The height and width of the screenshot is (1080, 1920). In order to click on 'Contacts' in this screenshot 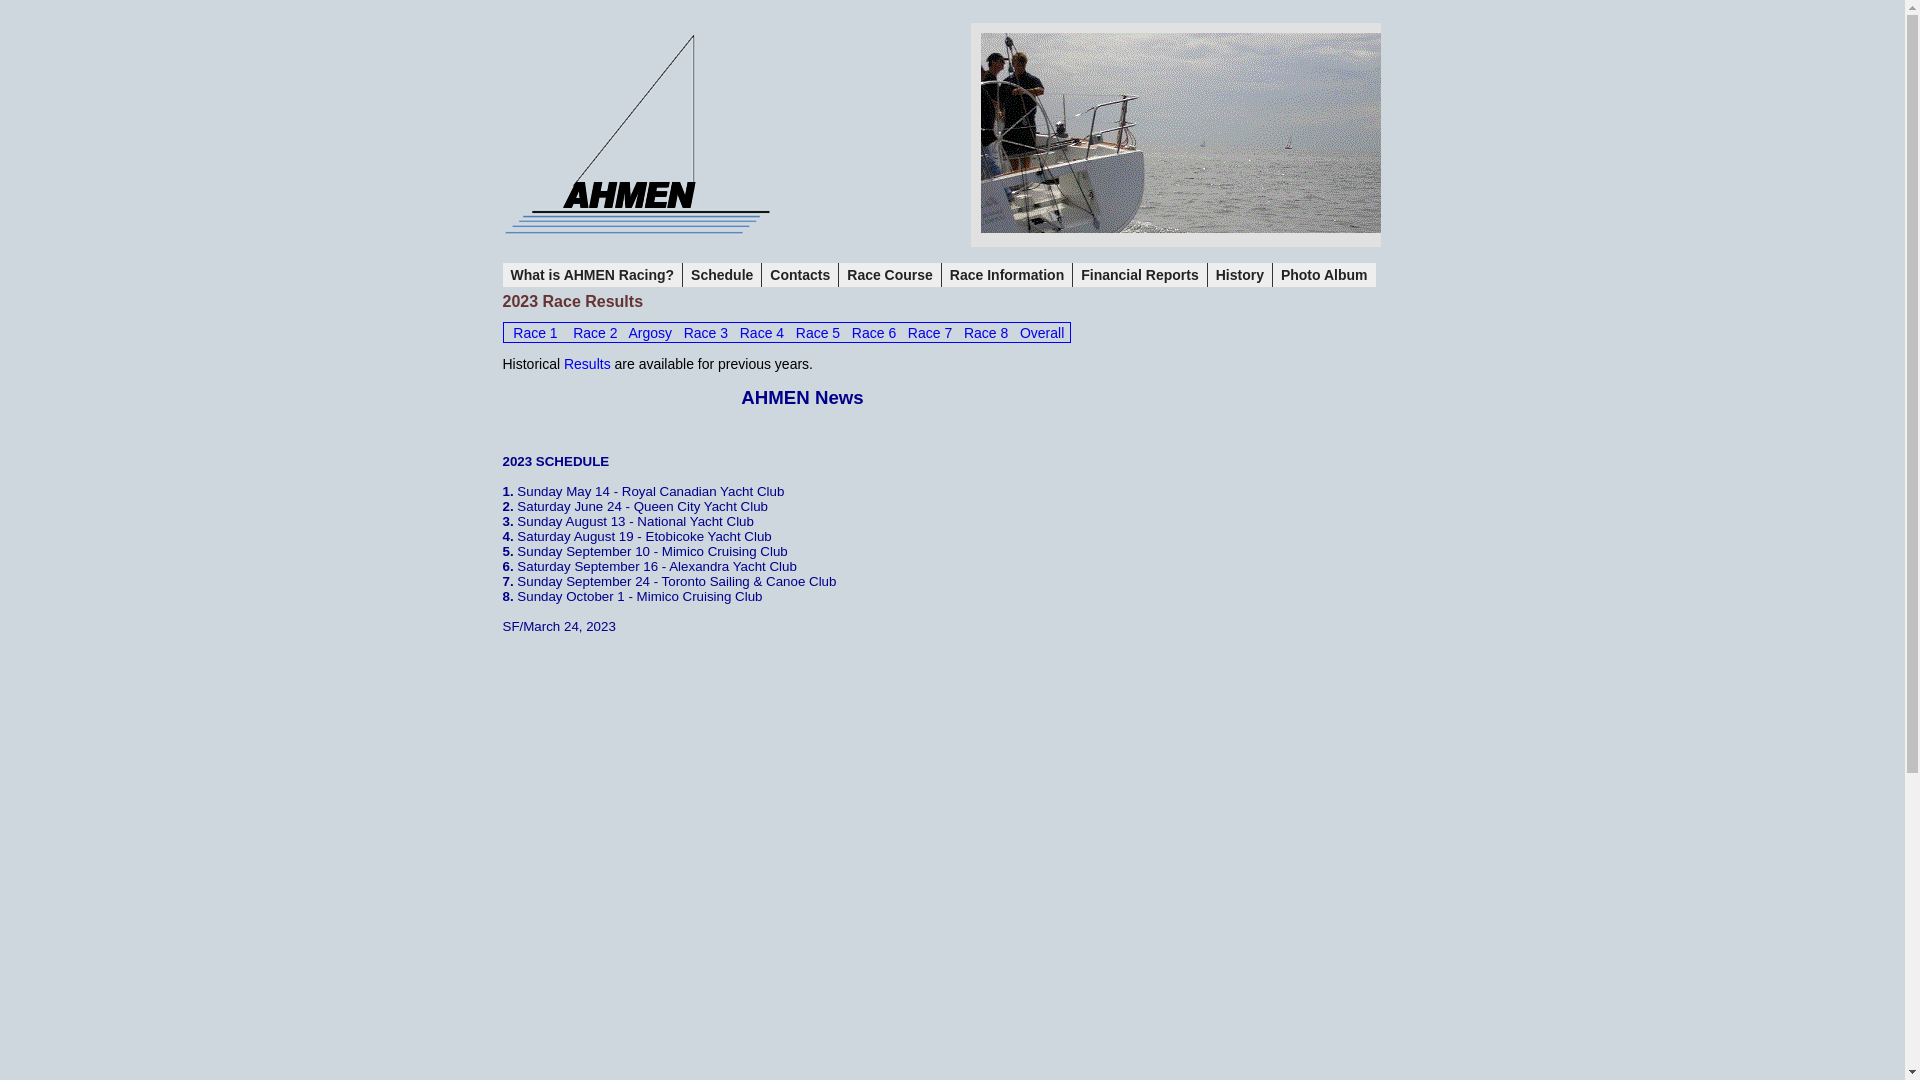, I will do `click(800, 274)`.